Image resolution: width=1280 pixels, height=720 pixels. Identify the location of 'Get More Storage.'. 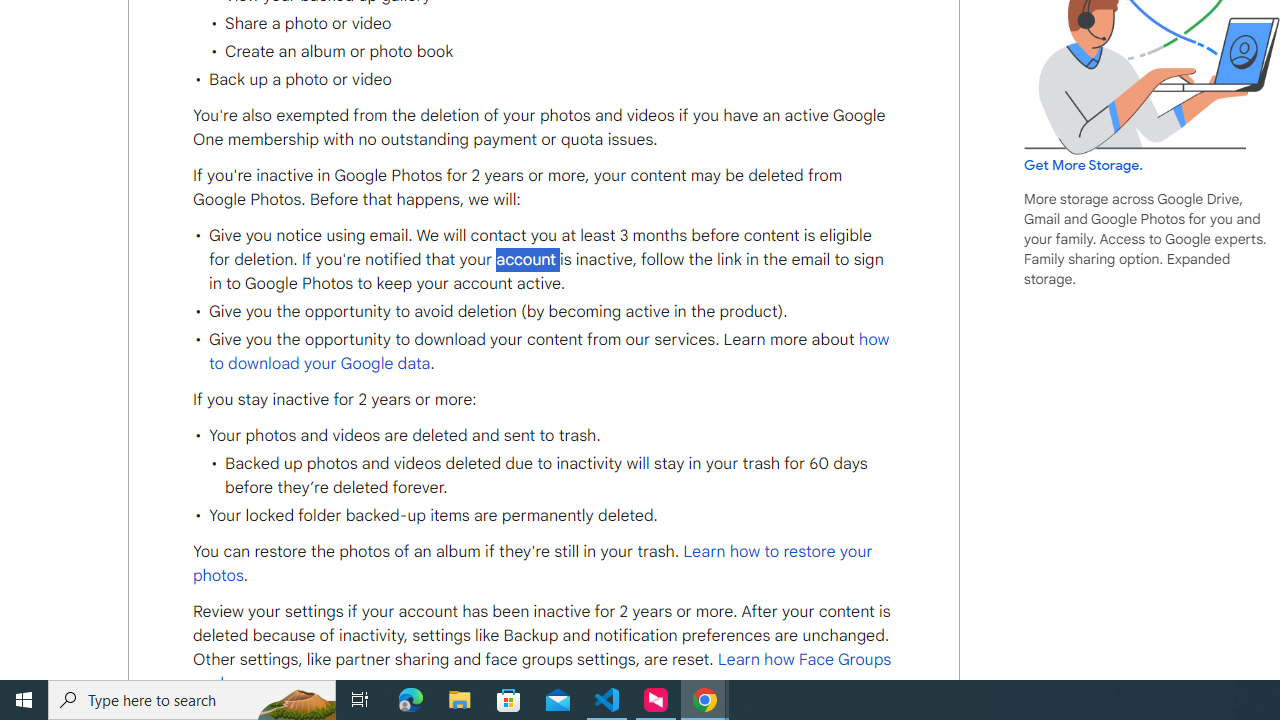
(1082, 164).